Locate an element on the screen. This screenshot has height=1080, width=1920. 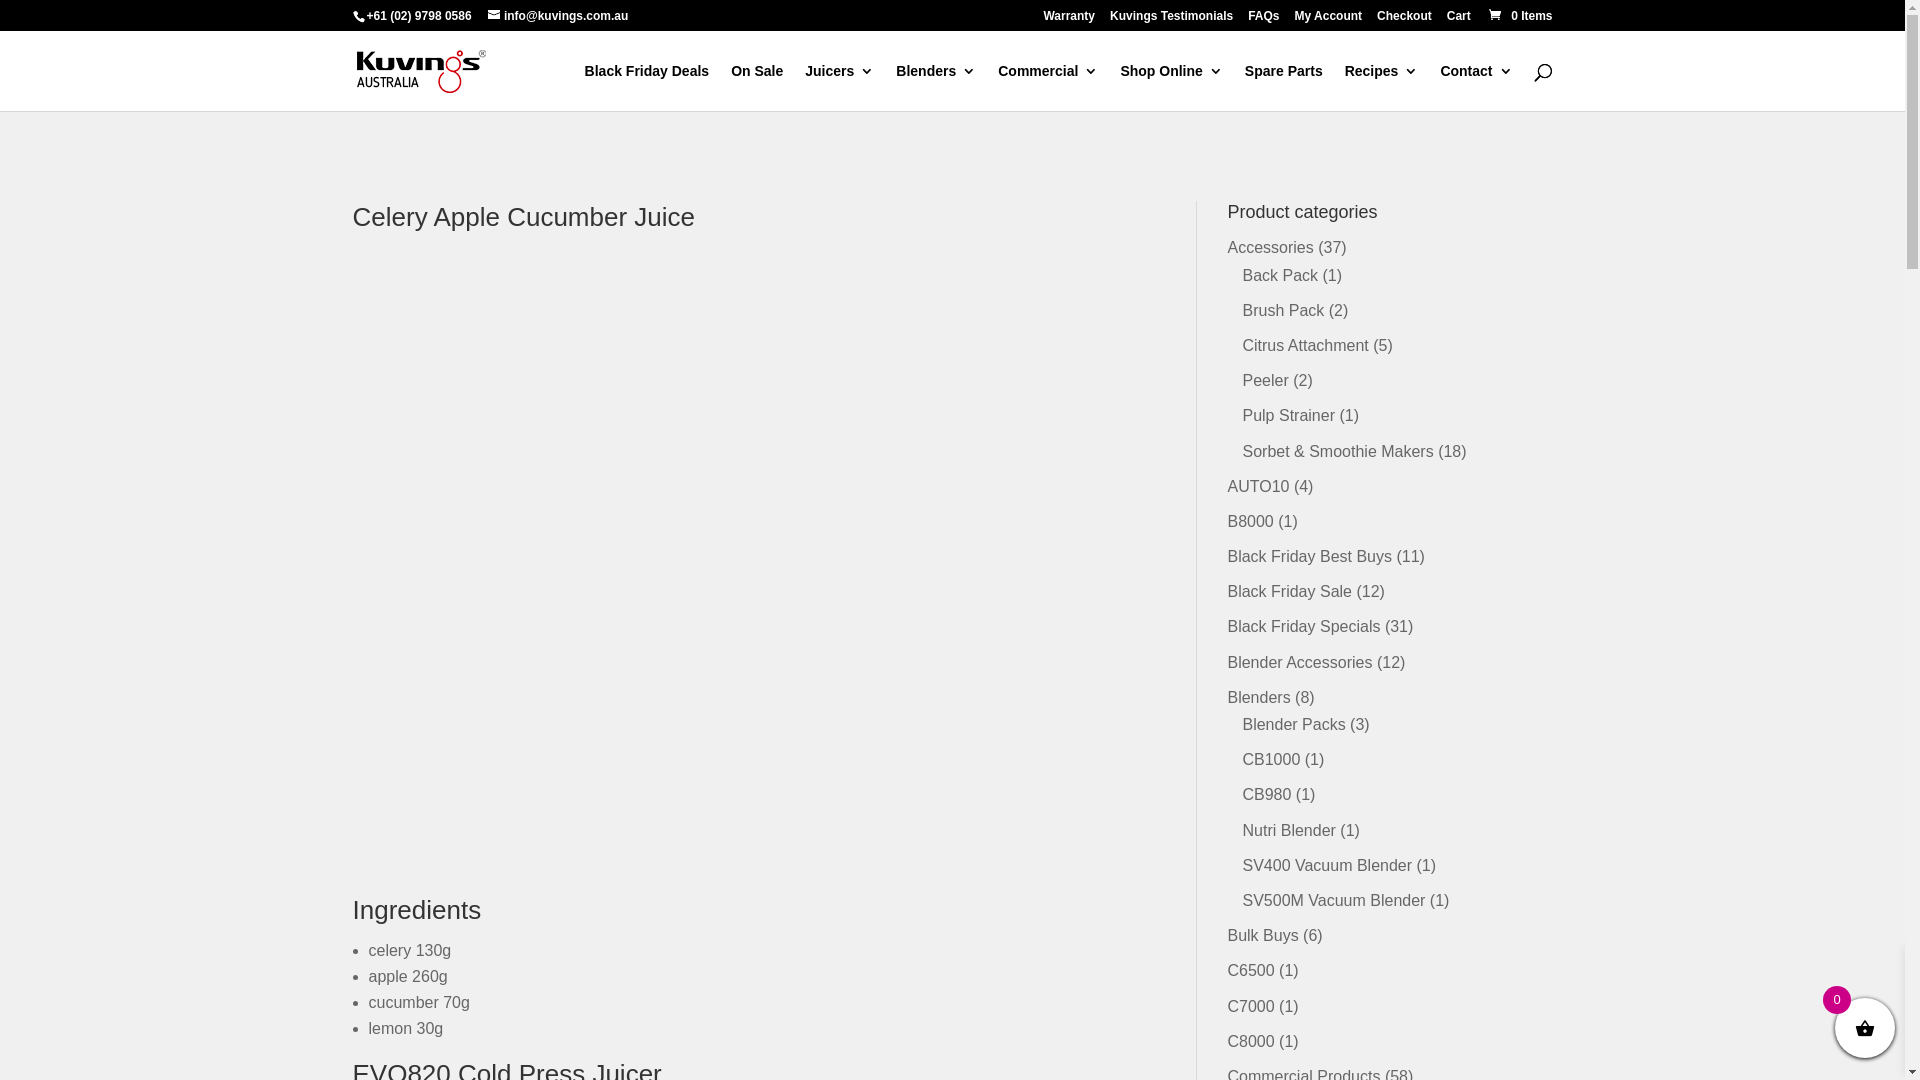
'Nutri Blender' is located at coordinates (1288, 830).